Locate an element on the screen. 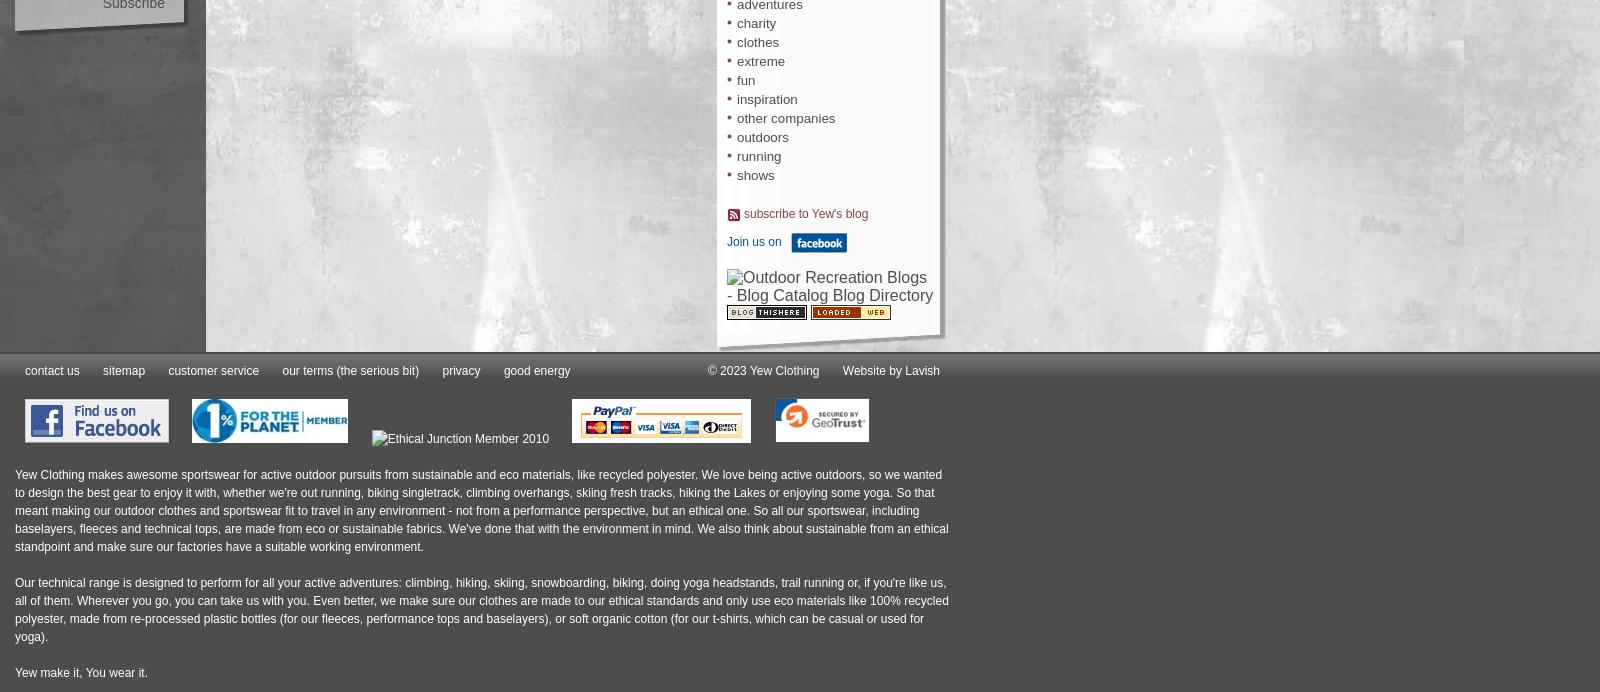  'shows' is located at coordinates (755, 175).